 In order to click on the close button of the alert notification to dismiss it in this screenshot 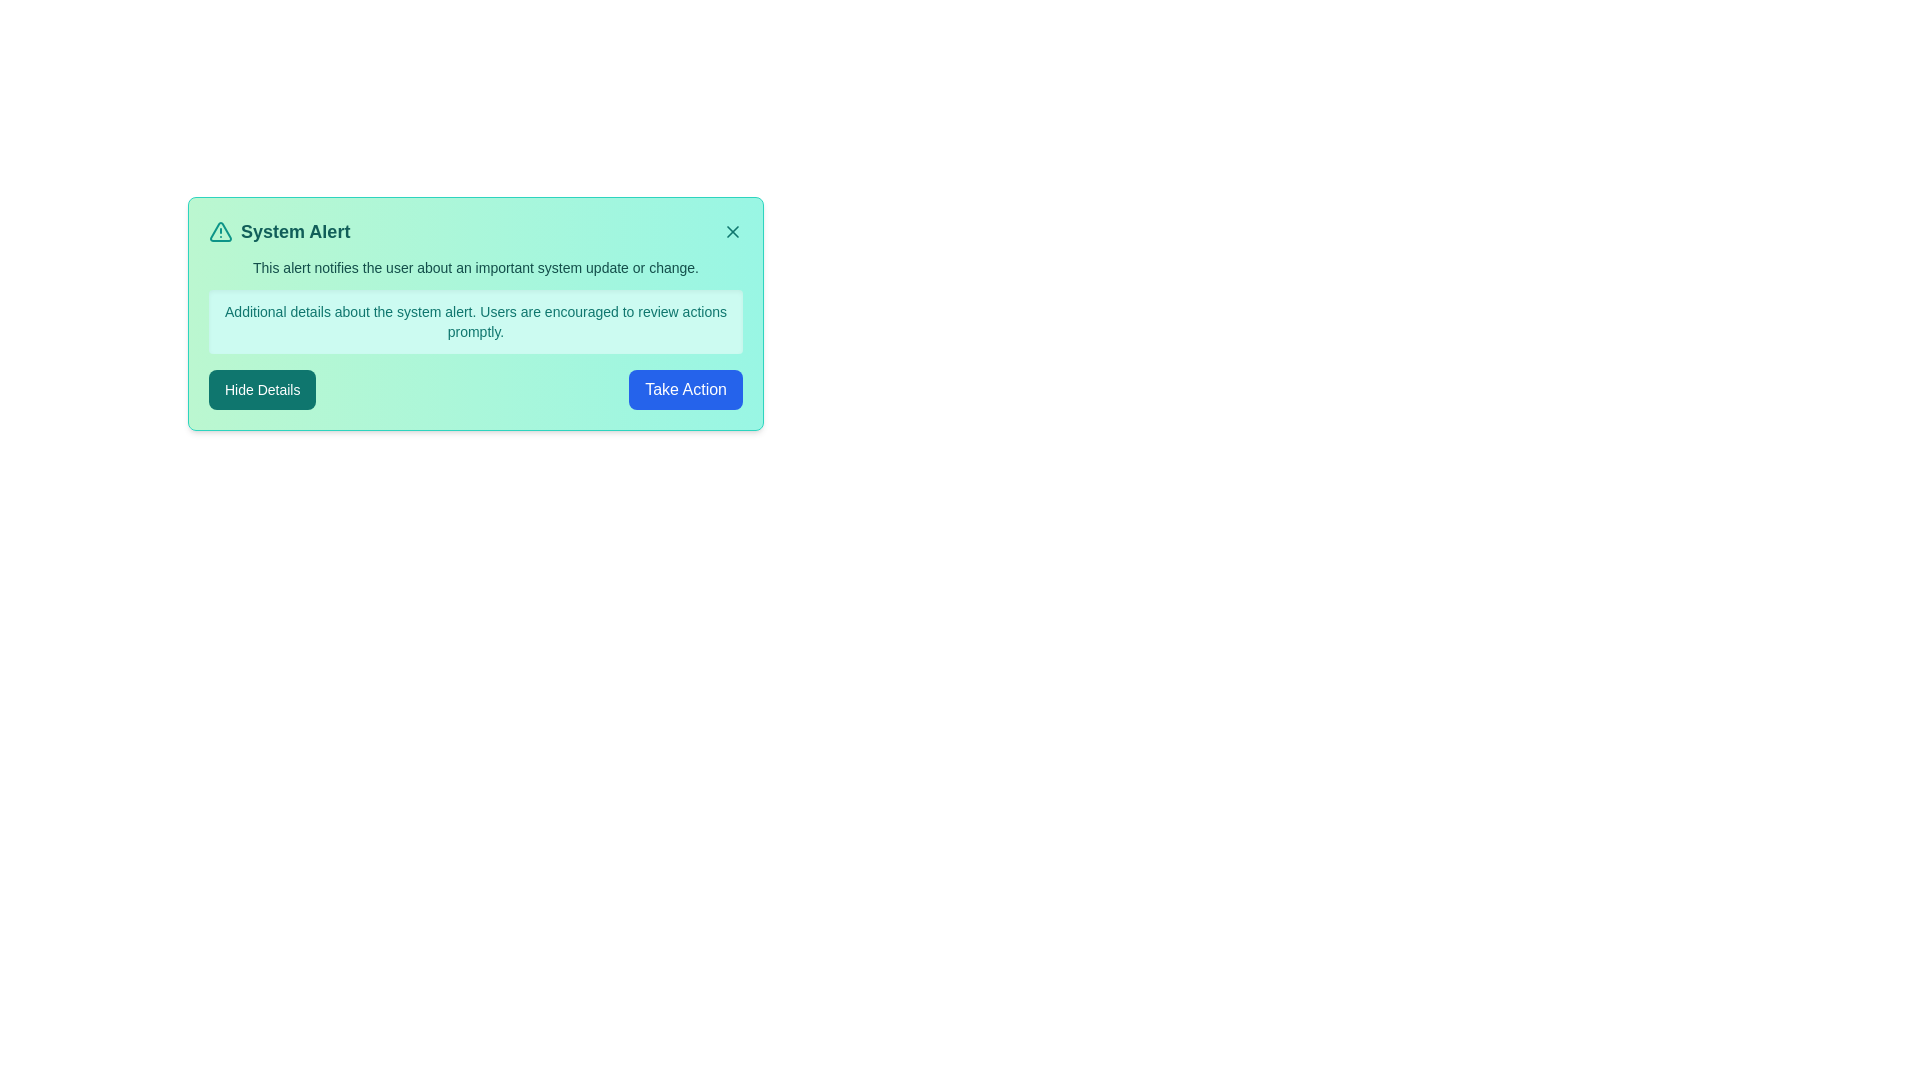, I will do `click(732, 230)`.